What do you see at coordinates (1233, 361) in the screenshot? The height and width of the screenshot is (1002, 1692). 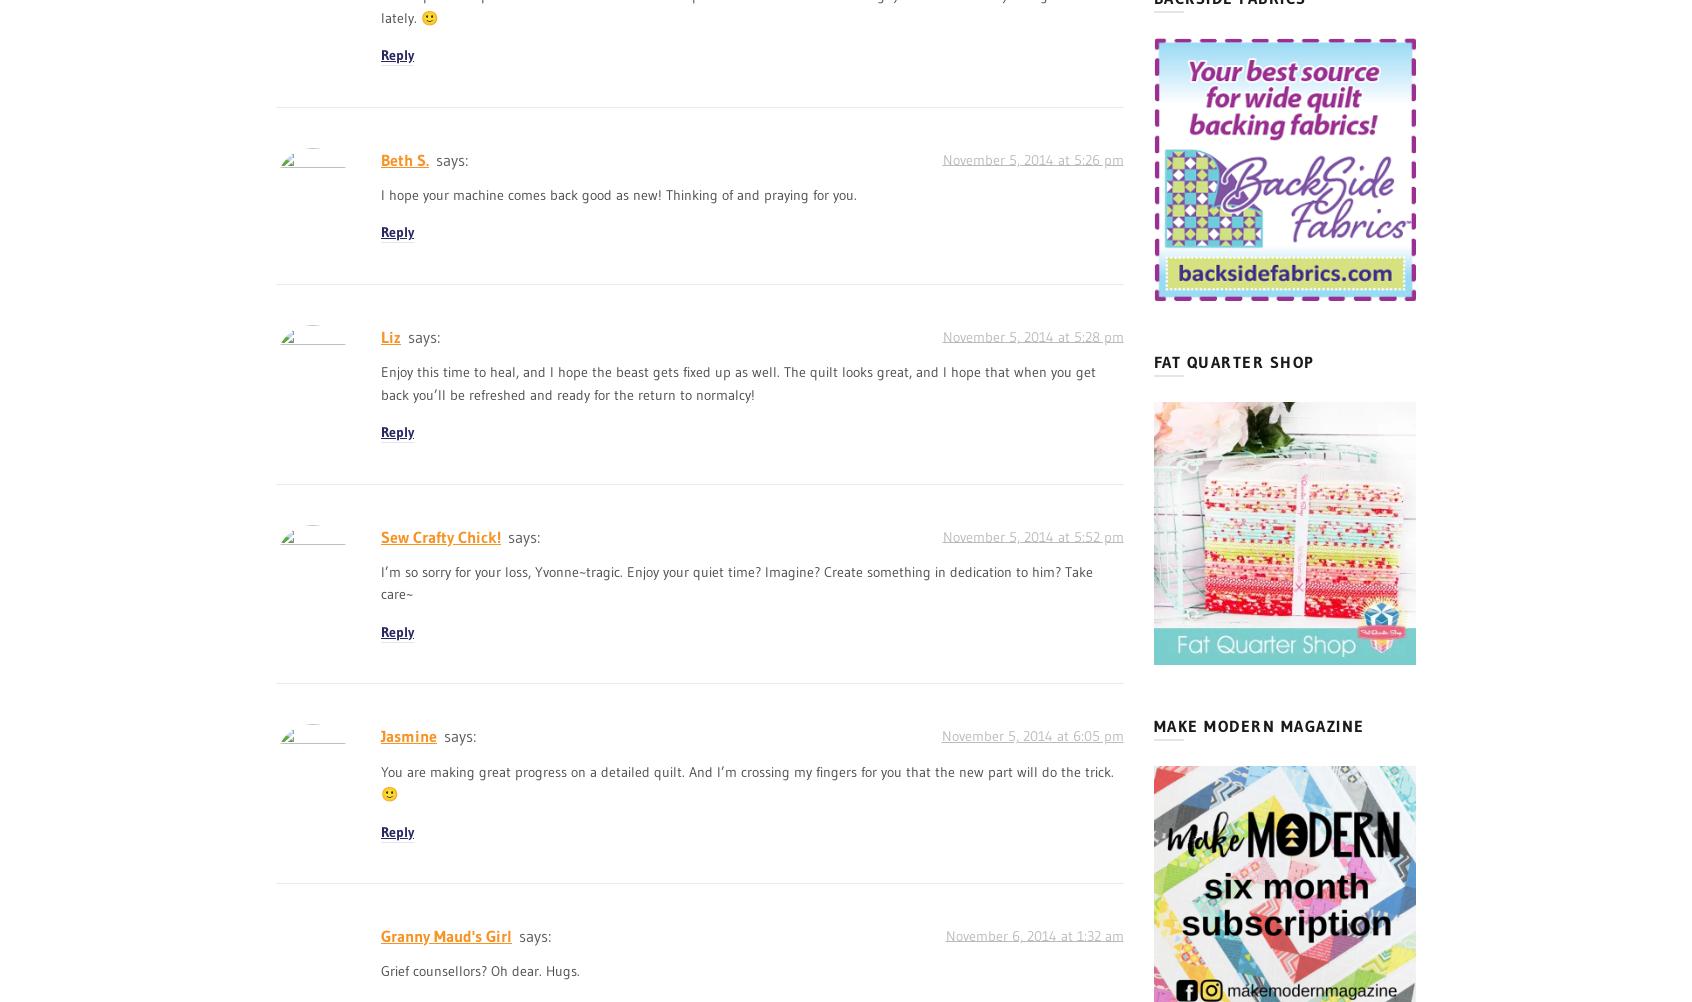 I see `'Fat Quarter Shop'` at bounding box center [1233, 361].